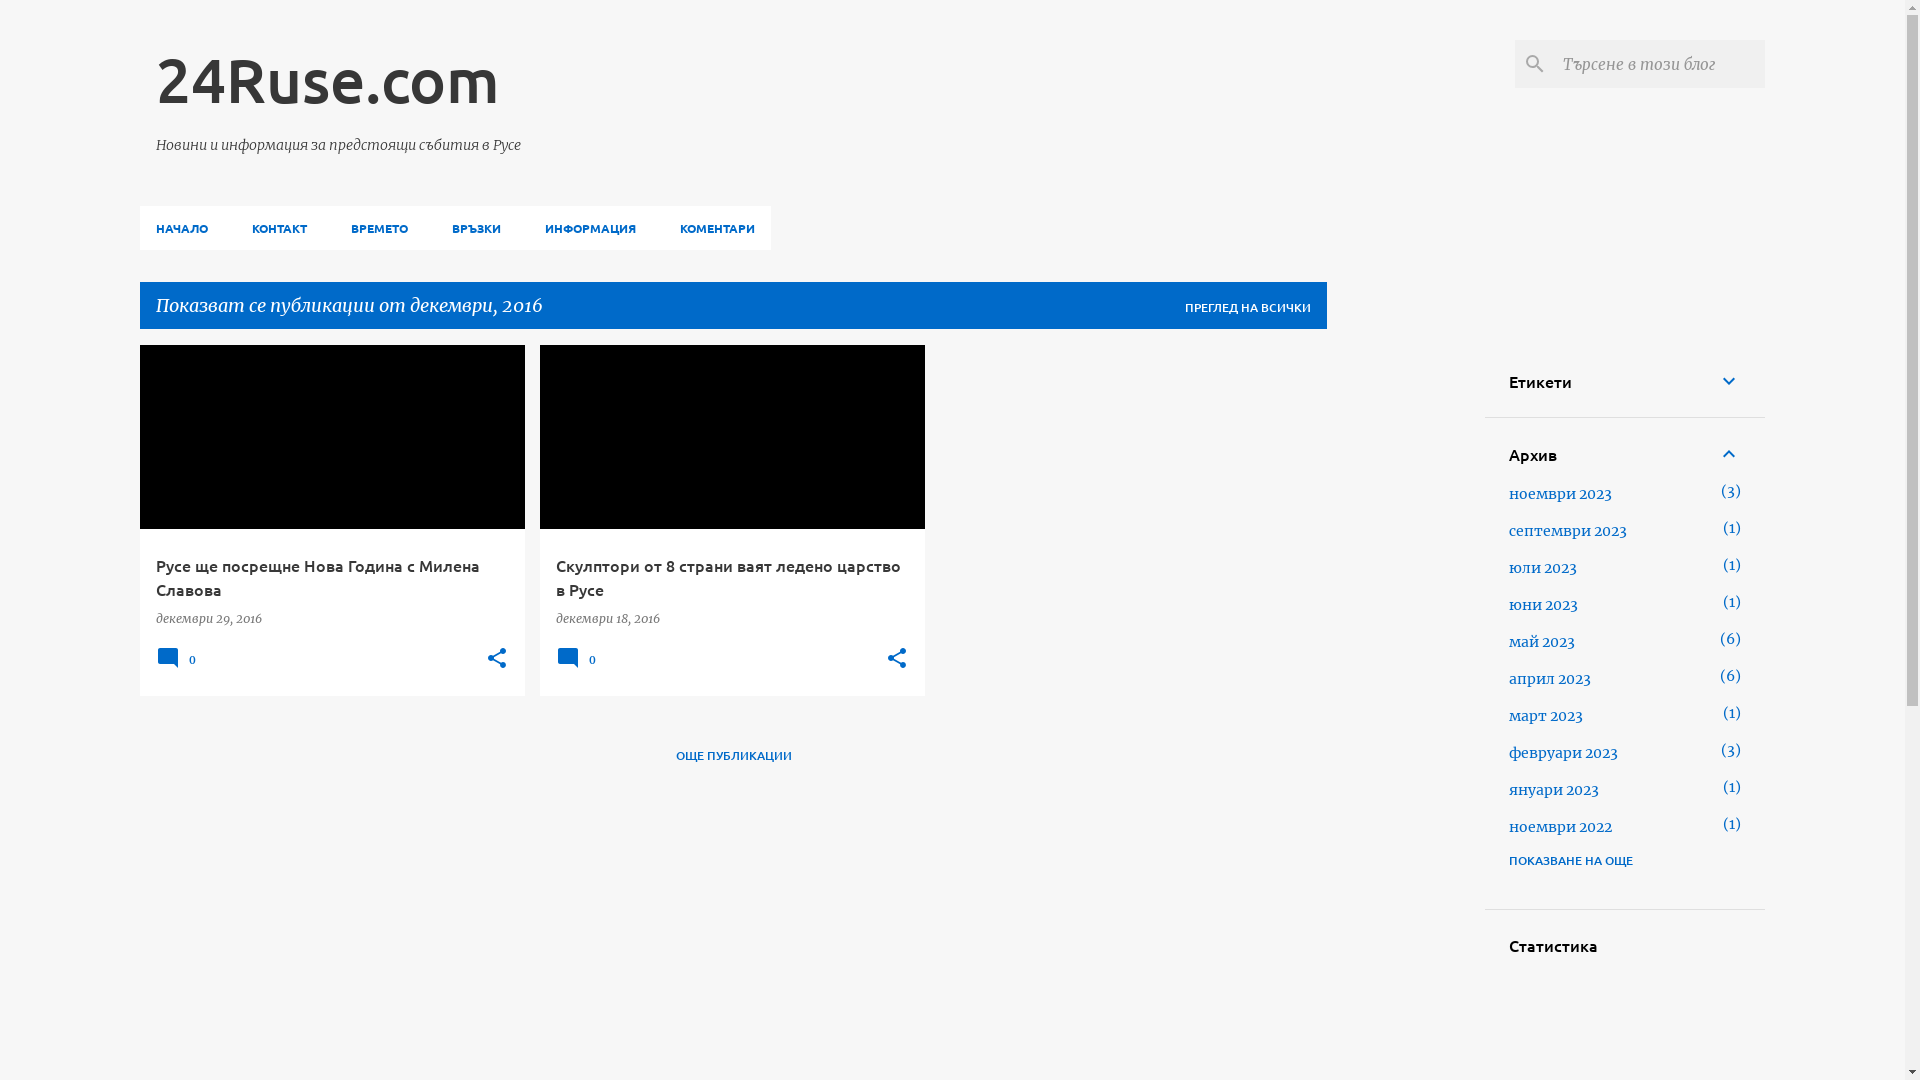 The width and height of the screenshot is (1920, 1080). Describe the element at coordinates (1342, 644) in the screenshot. I see `'Advertisement'` at that location.